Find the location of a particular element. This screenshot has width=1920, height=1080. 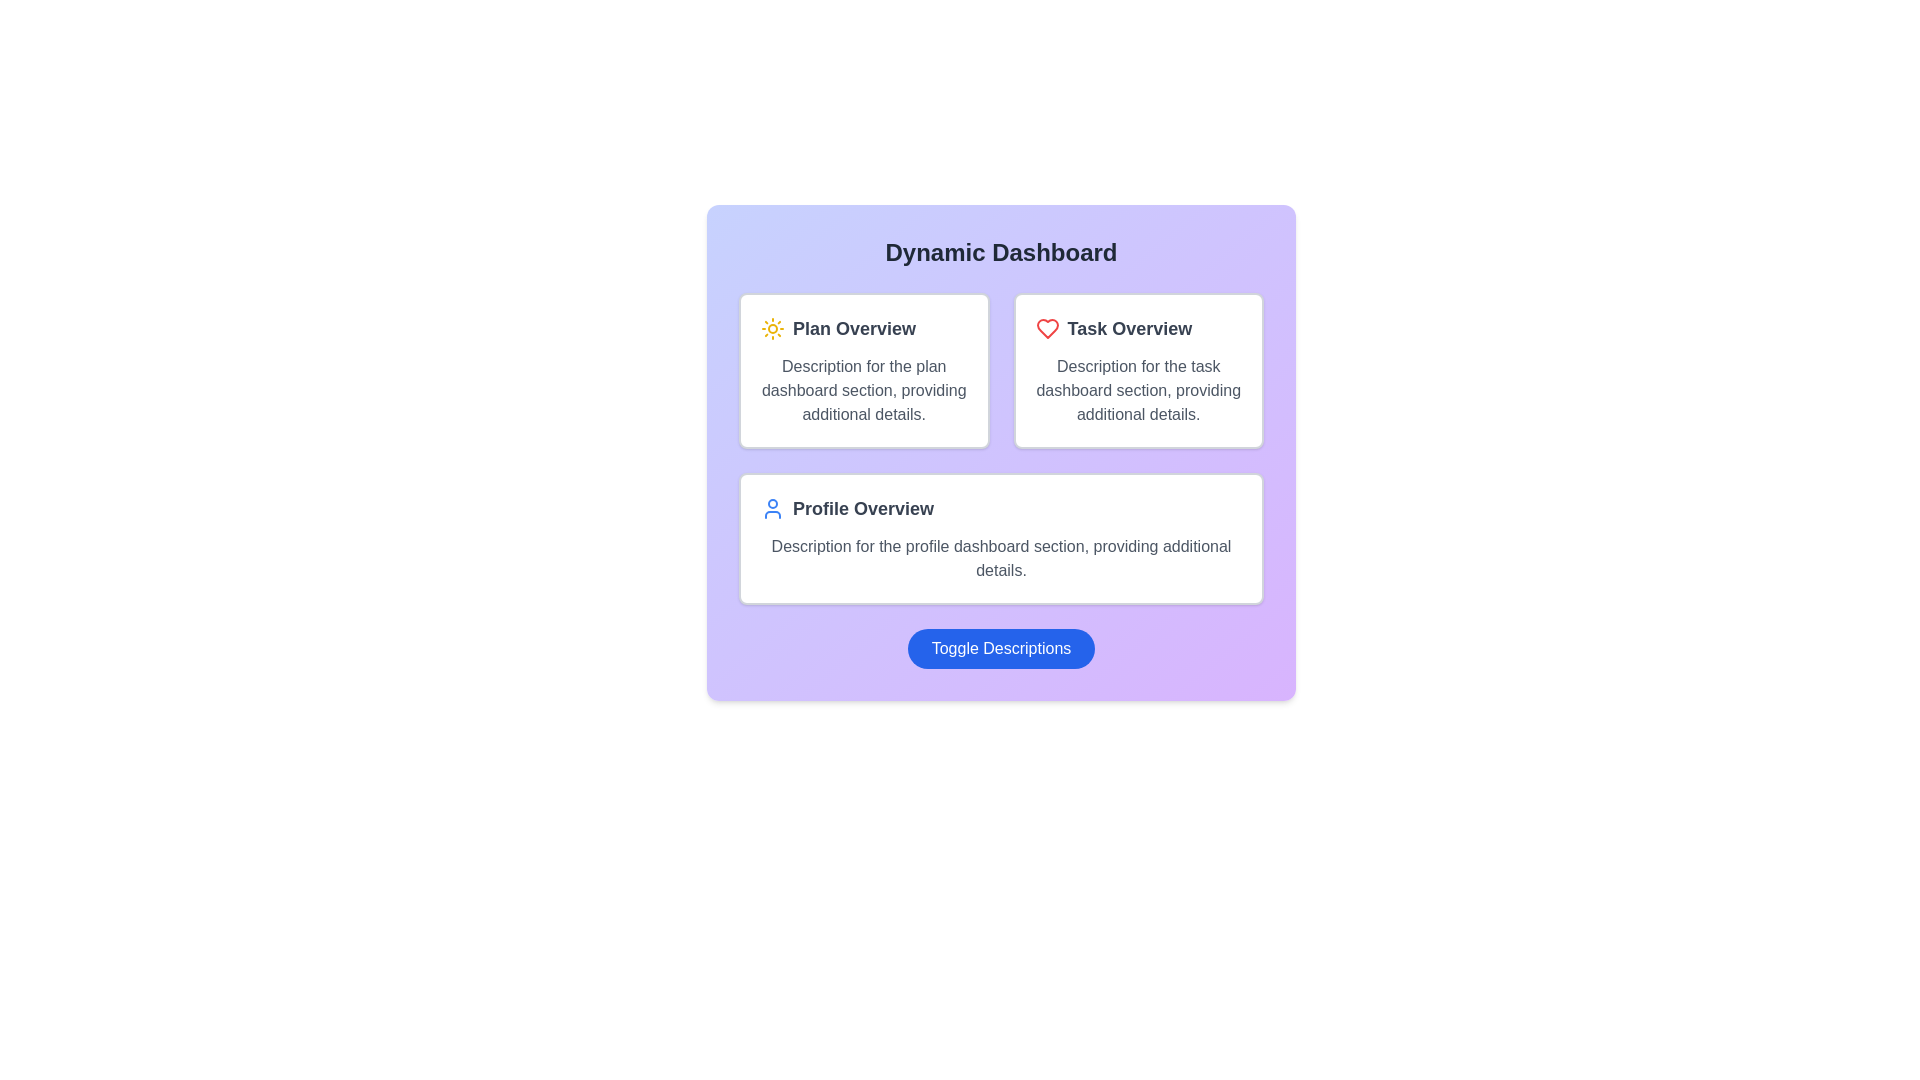

the decorative icon located to the left of the 'Task Overview' section title, which visually represents the section is located at coordinates (1046, 327).